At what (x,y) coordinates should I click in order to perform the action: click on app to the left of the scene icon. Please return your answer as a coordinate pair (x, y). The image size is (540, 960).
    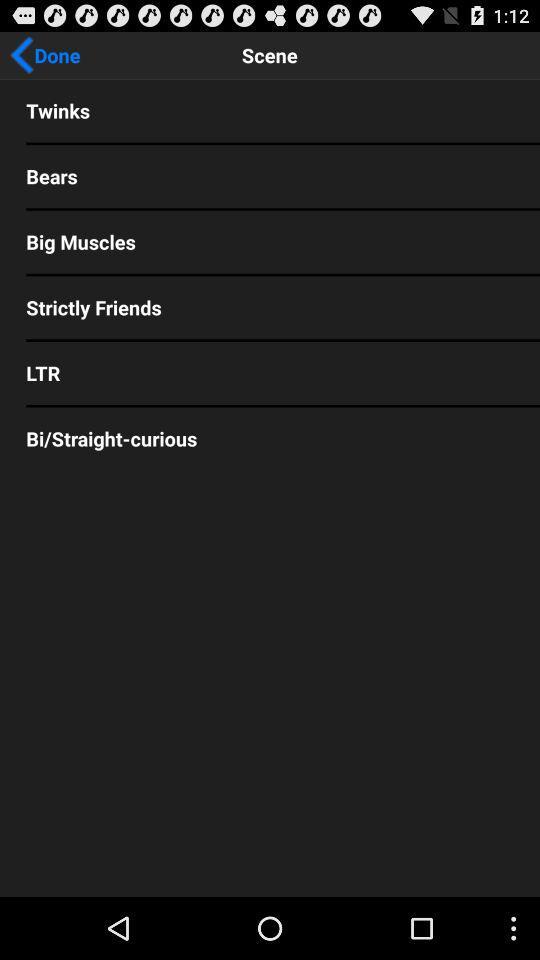
    Looking at the image, I should click on (44, 54).